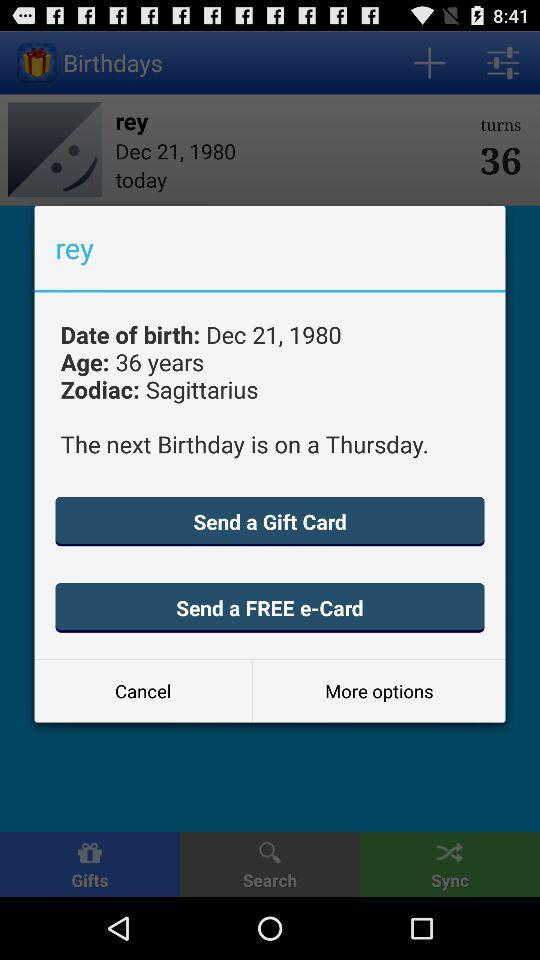  I want to click on icon next to the more options, so click(142, 691).